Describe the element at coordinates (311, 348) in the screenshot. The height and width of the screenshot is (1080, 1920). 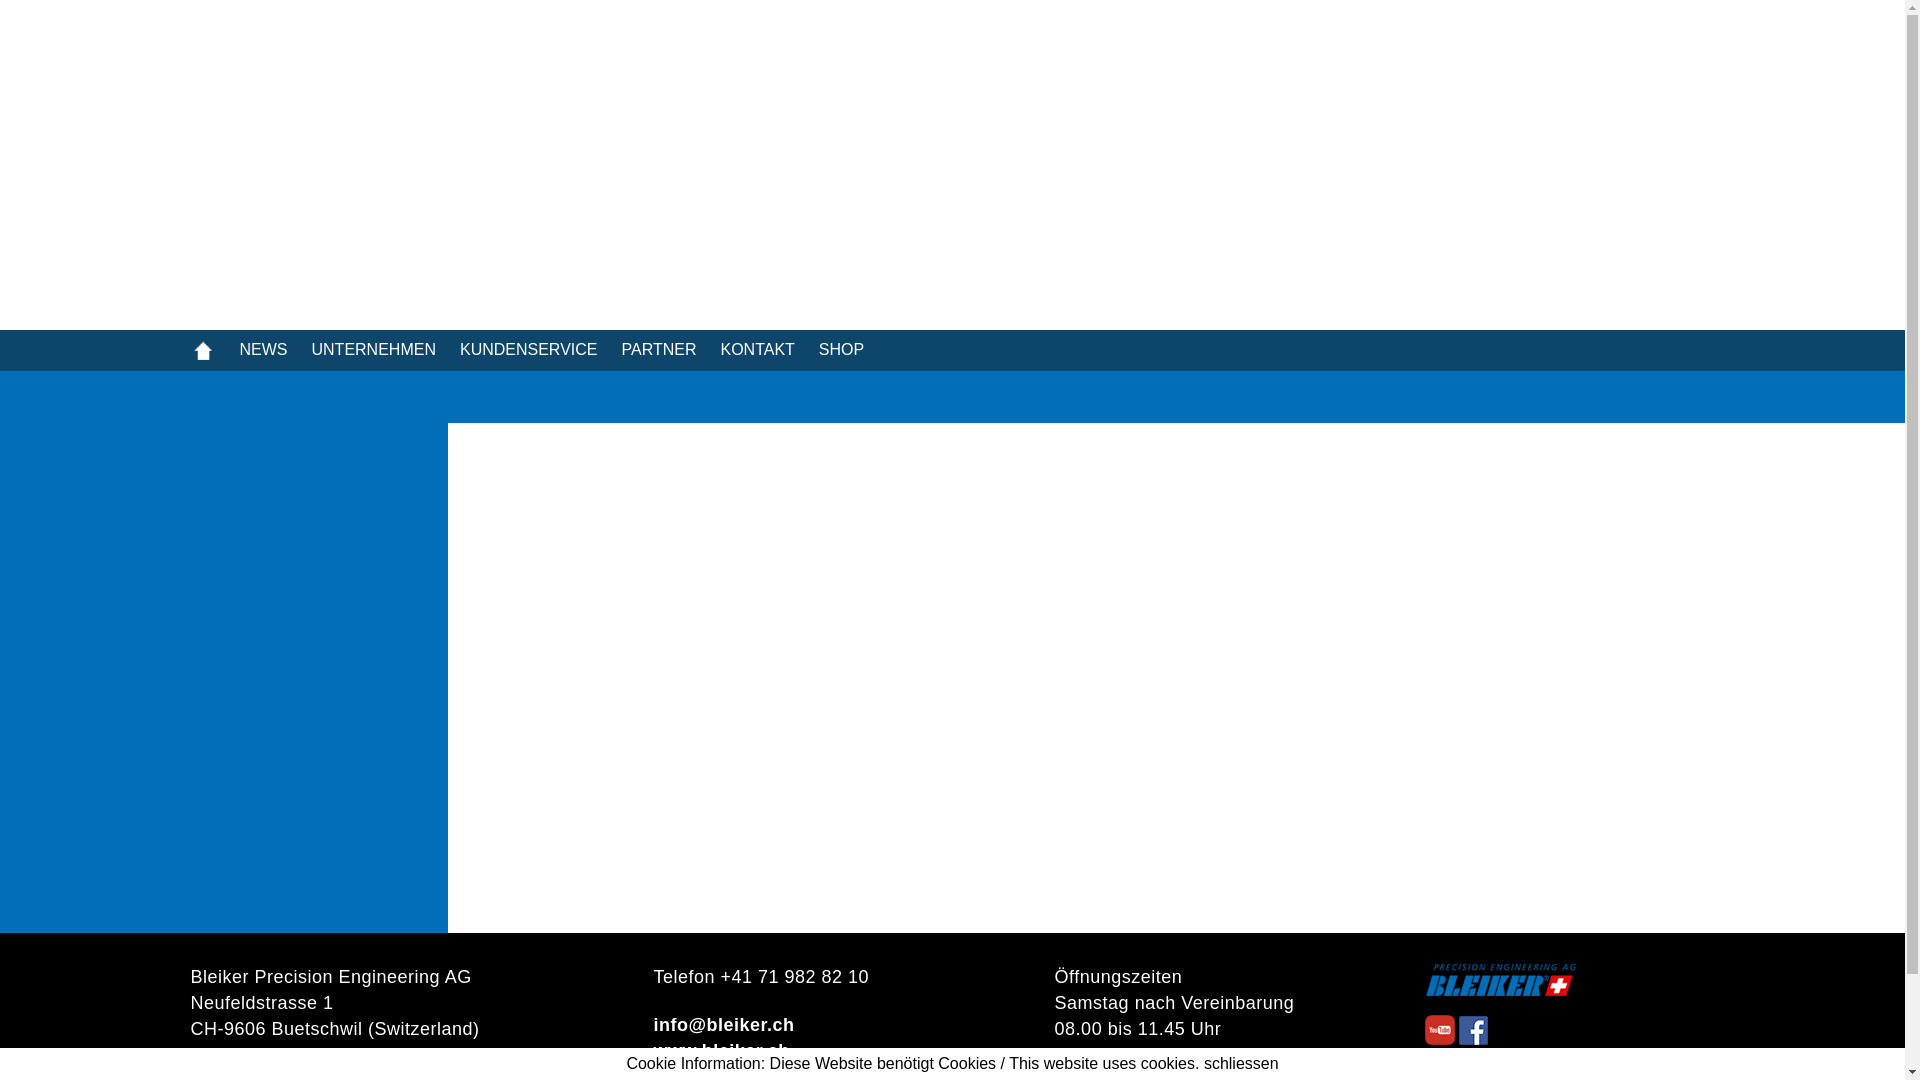
I see `'UNTERNEHMEN'` at that location.